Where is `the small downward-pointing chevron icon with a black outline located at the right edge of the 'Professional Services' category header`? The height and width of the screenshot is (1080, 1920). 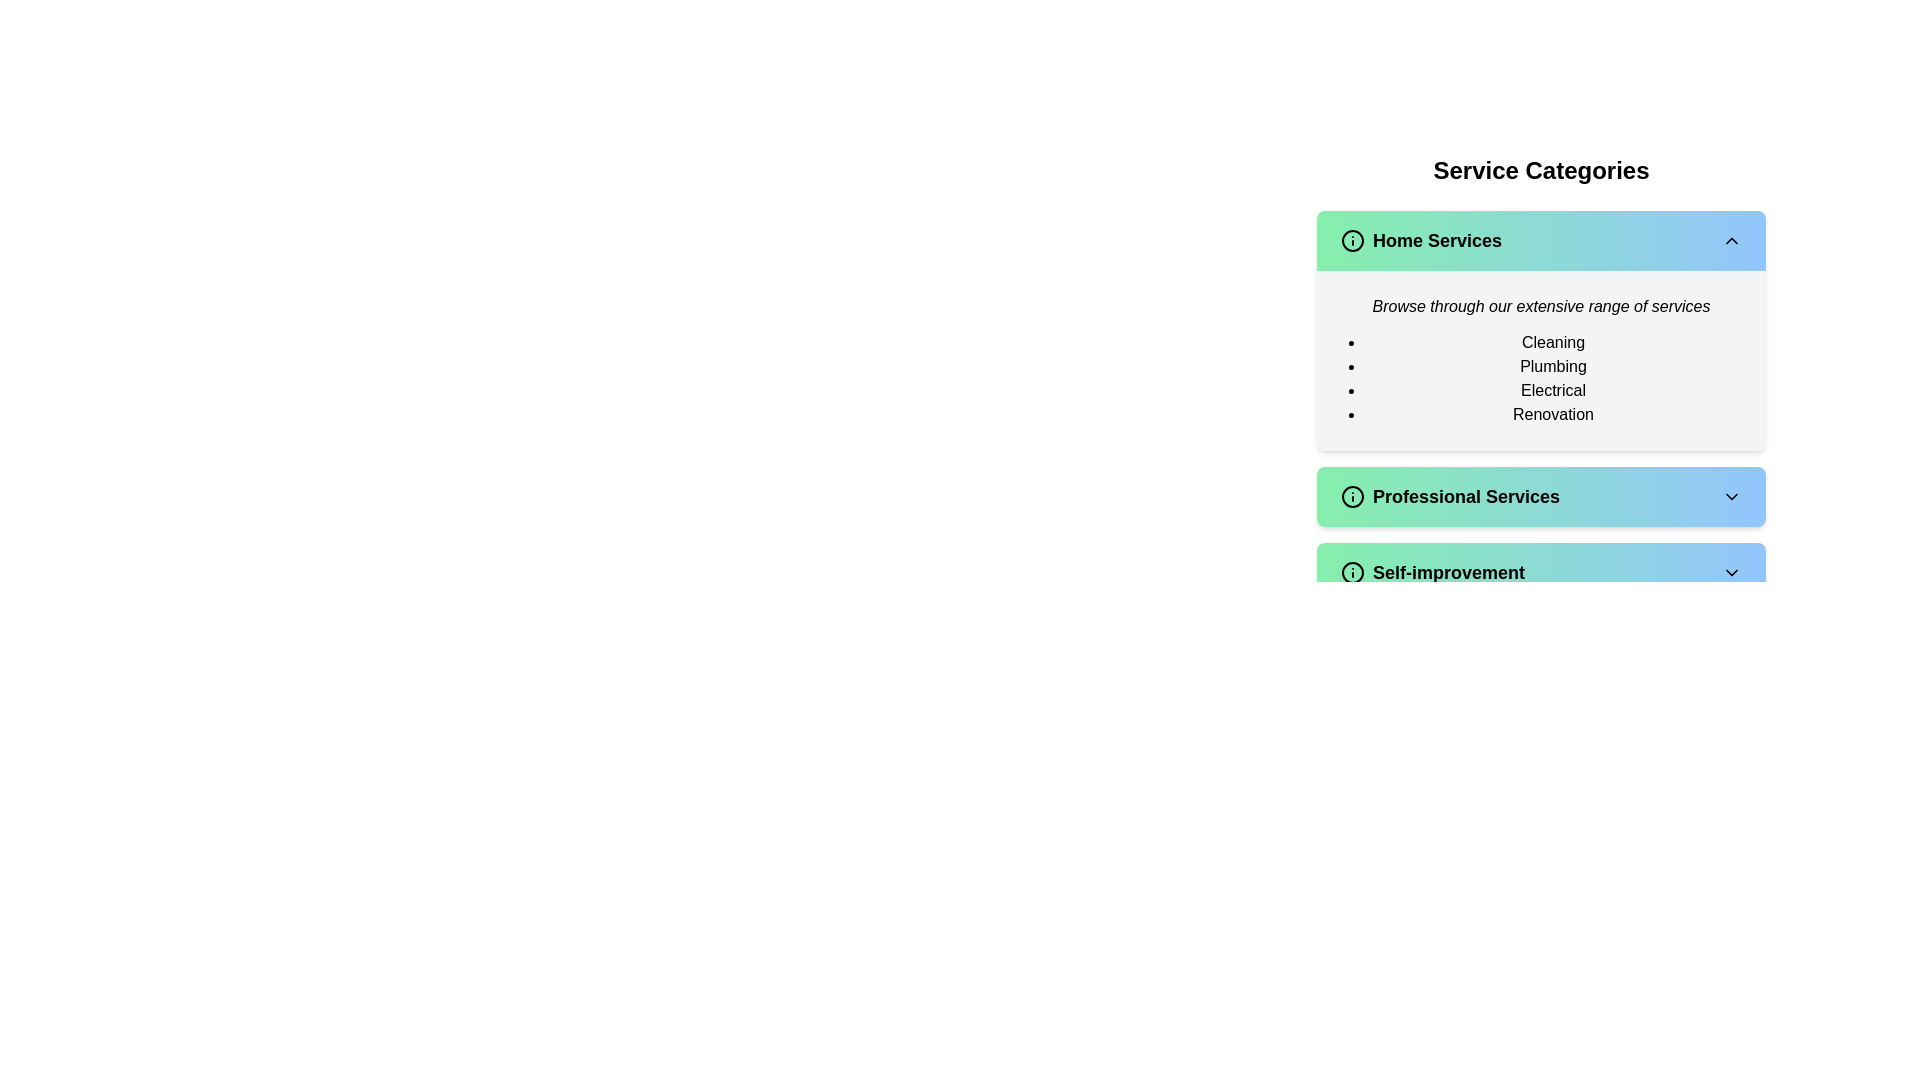
the small downward-pointing chevron icon with a black outline located at the right edge of the 'Professional Services' category header is located at coordinates (1731, 496).